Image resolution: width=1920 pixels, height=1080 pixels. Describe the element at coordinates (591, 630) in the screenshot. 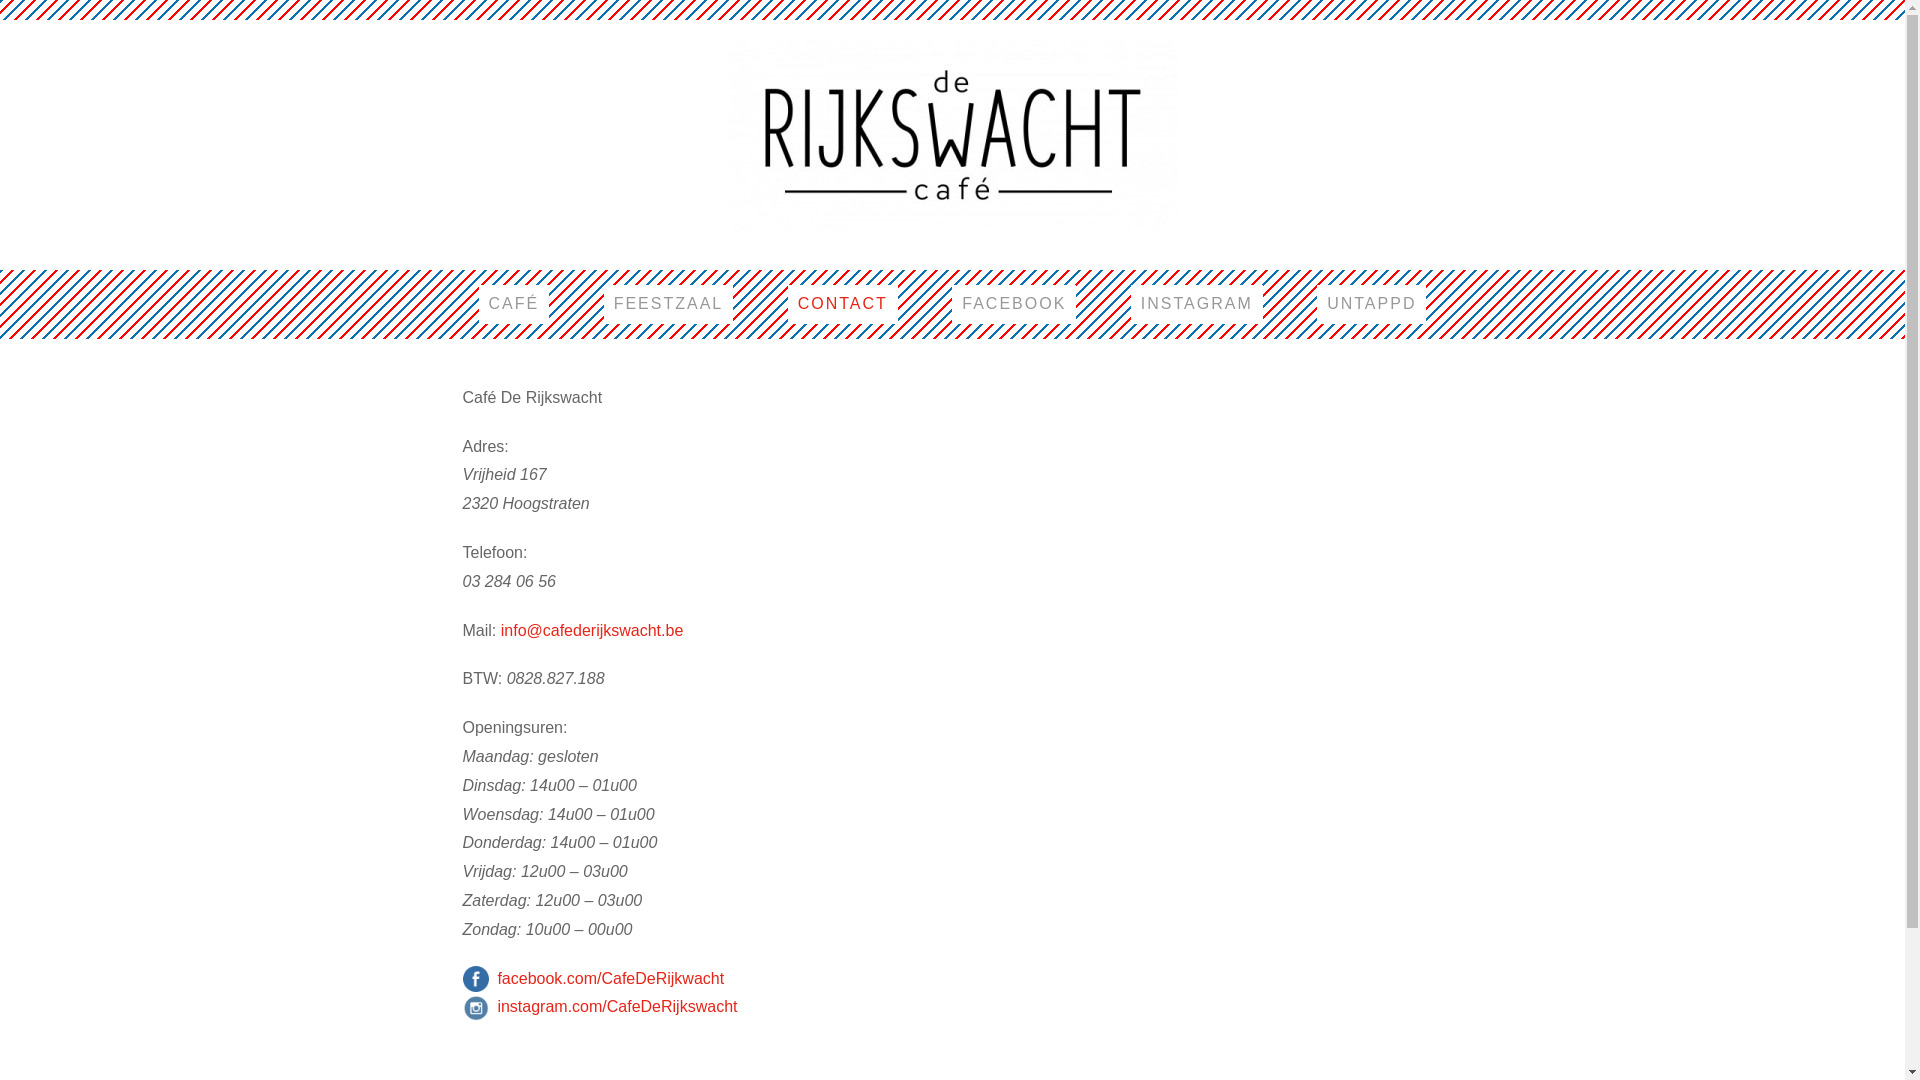

I see `'info@cafederijkswacht.be'` at that location.